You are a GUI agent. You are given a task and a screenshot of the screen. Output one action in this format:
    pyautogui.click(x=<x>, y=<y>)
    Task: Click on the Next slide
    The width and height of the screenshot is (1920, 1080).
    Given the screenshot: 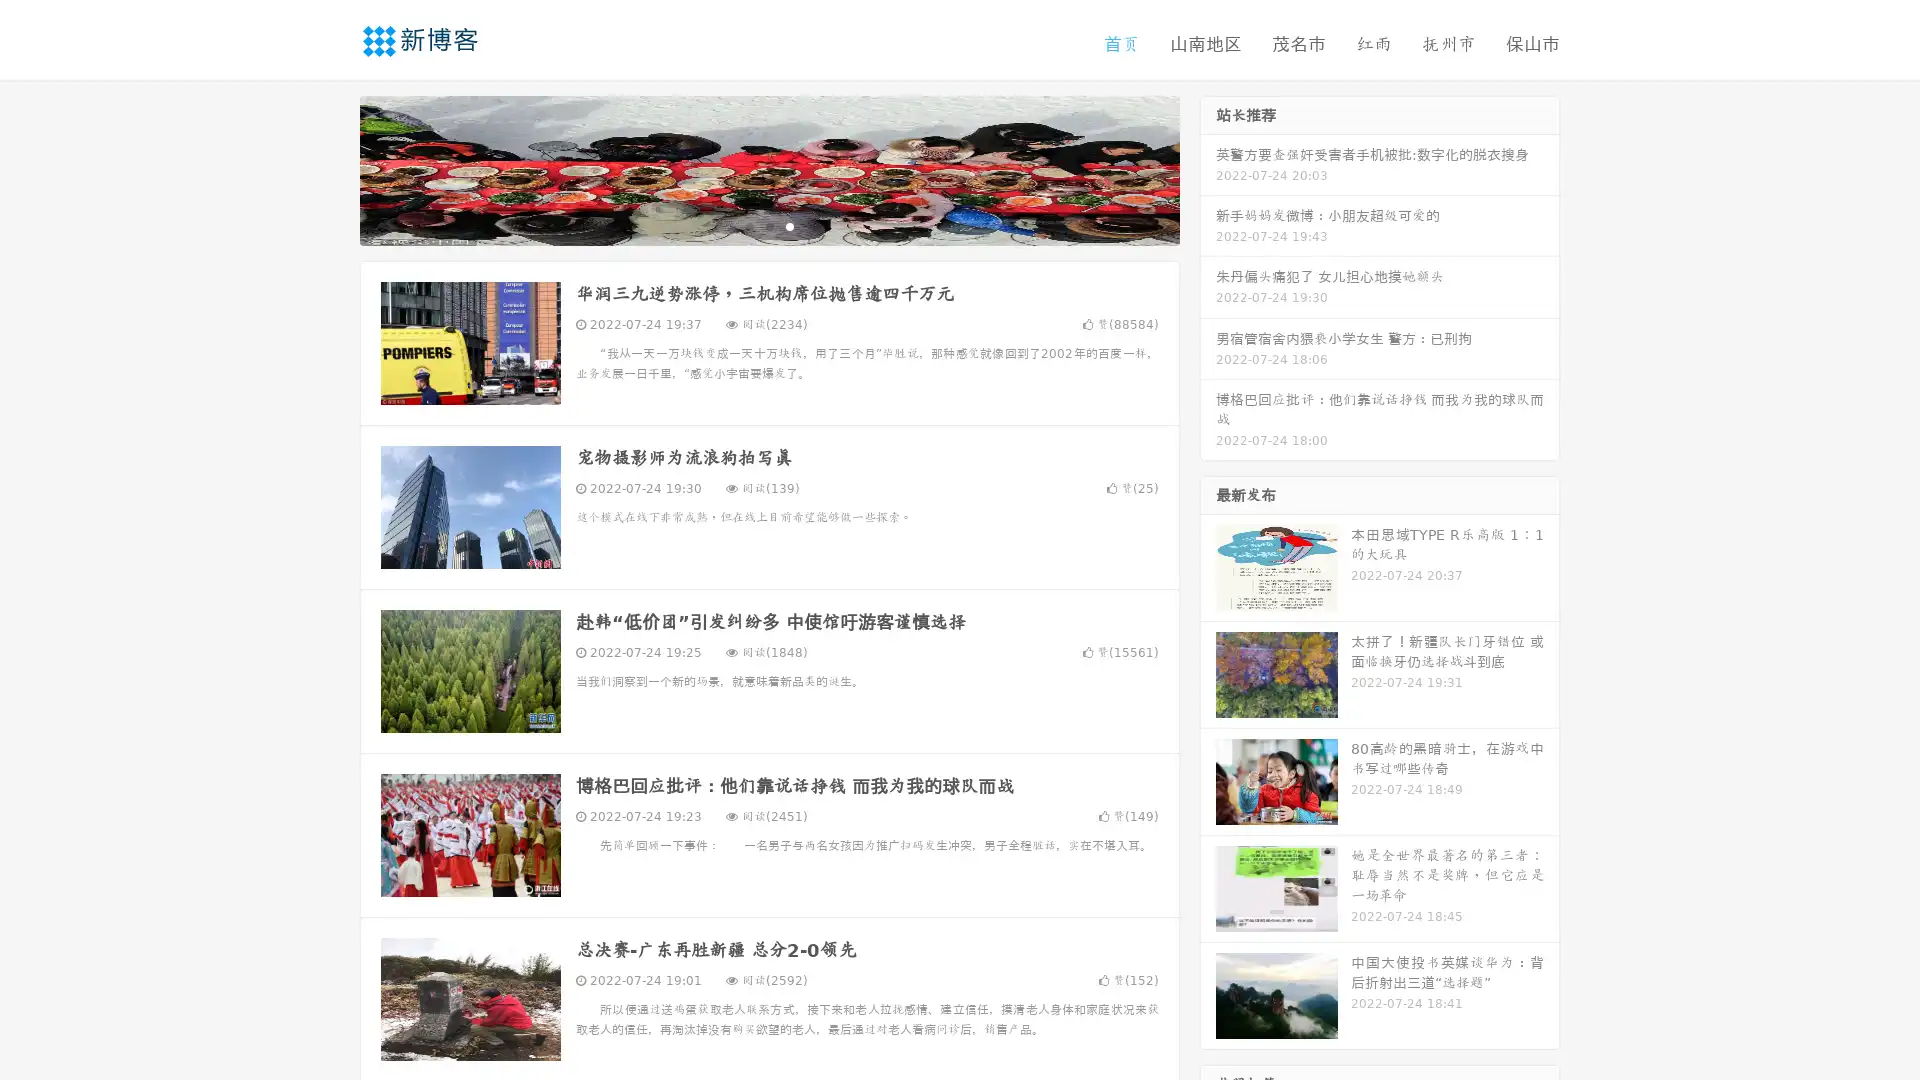 What is the action you would take?
    pyautogui.click(x=1208, y=168)
    